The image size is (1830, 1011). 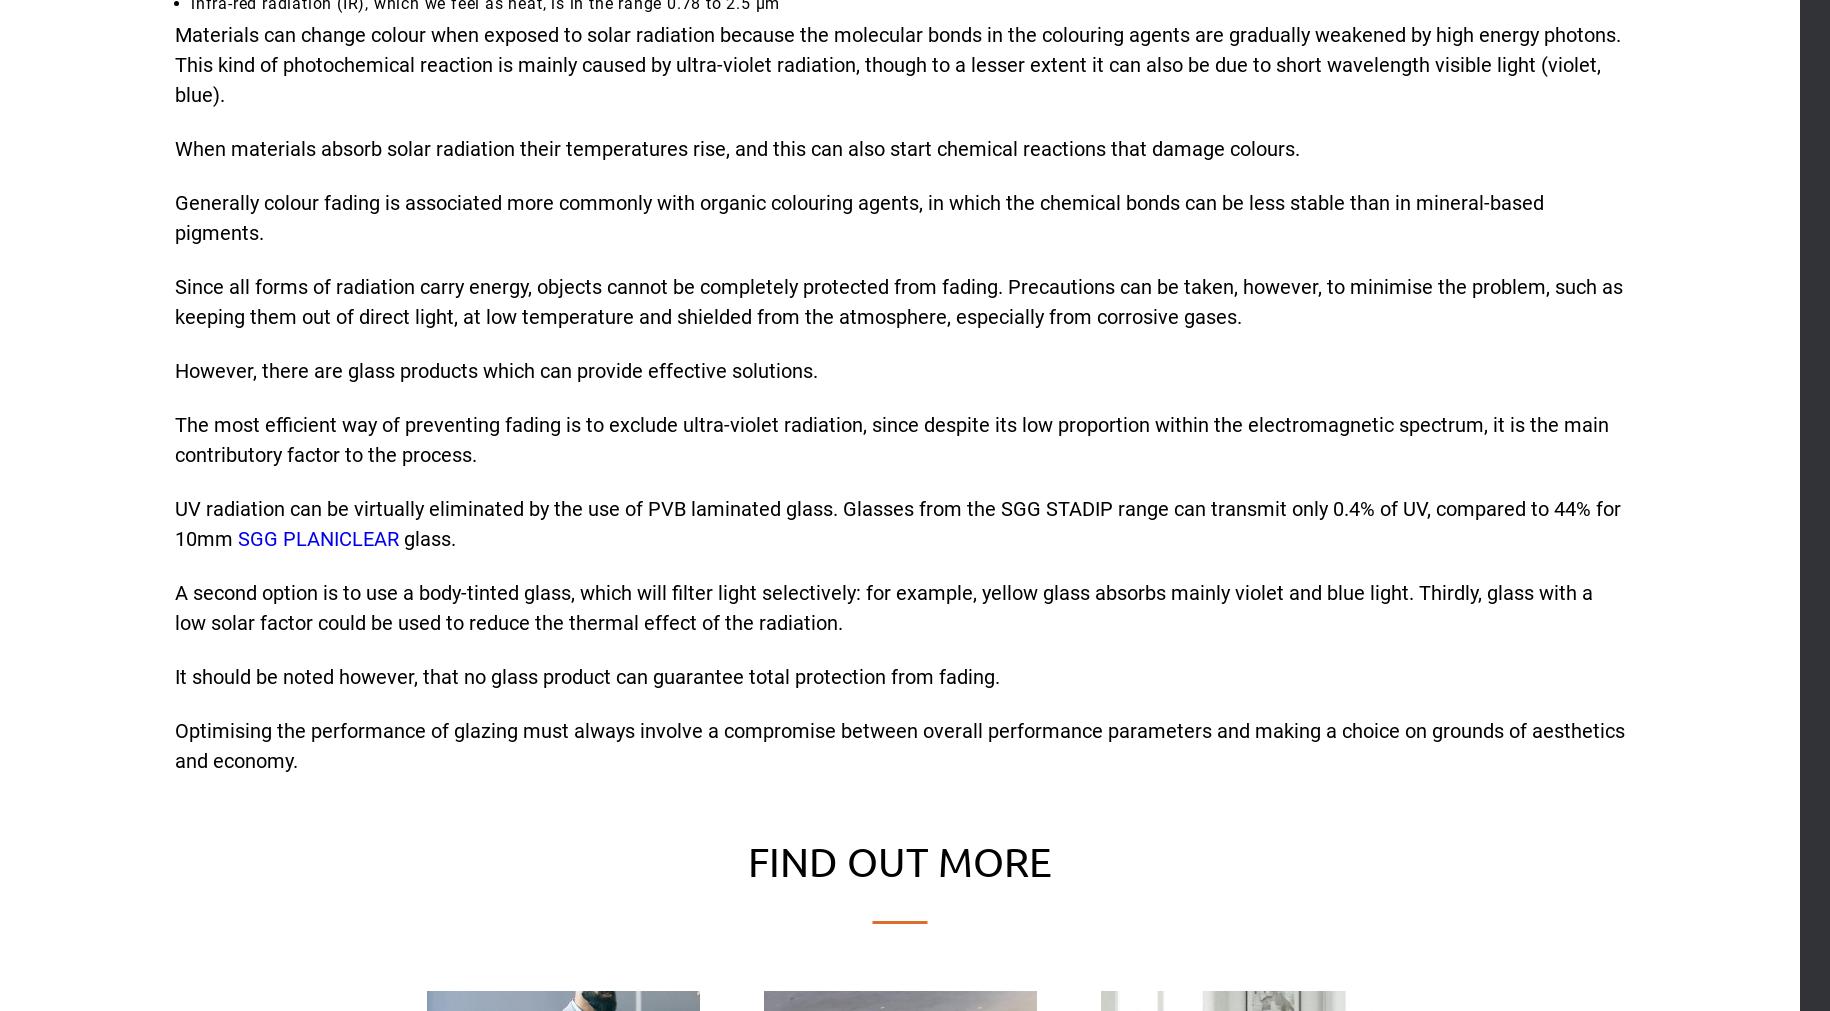 What do you see at coordinates (899, 744) in the screenshot?
I see `'Optimising the performance of glazing must always involve a compromise between overall performance parameters and making a choice on grounds of aesthetics and economy.'` at bounding box center [899, 744].